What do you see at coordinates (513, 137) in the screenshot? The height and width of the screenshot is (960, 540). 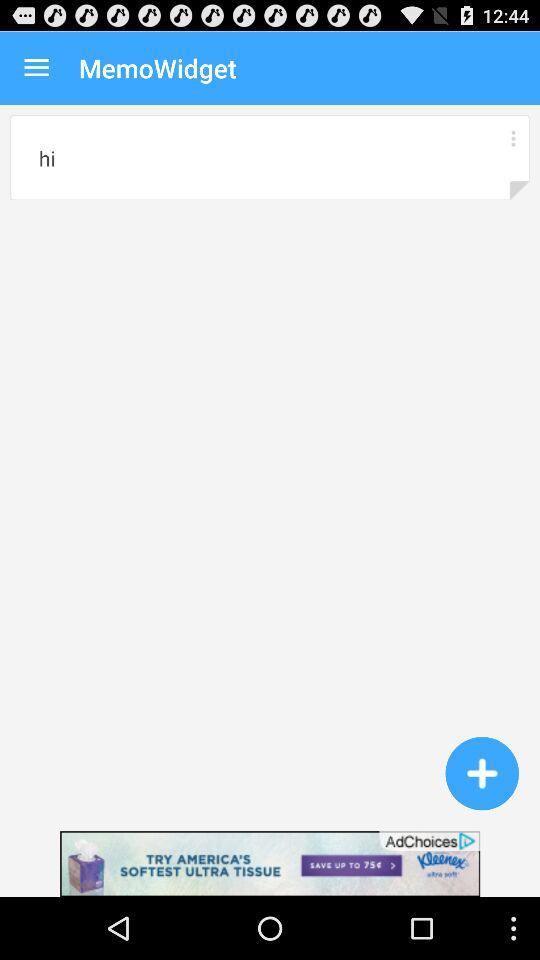 I see `options` at bounding box center [513, 137].